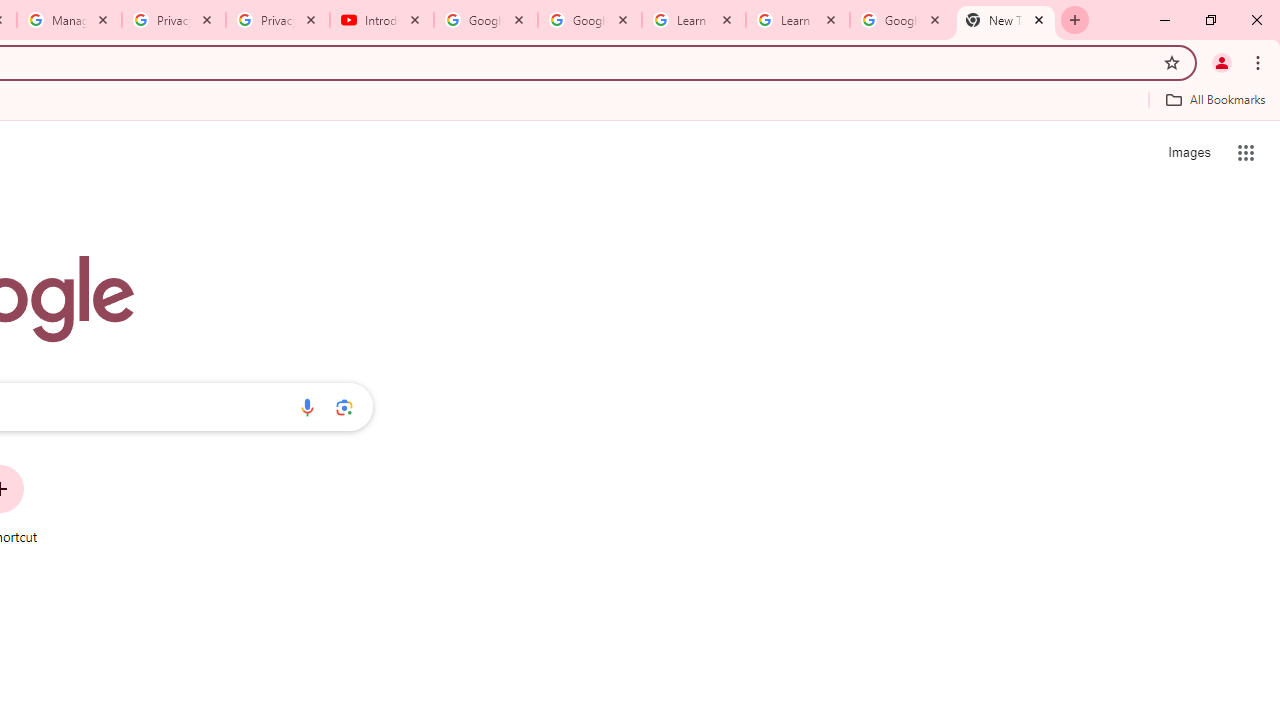 This screenshot has height=720, width=1280. What do you see at coordinates (344, 406) in the screenshot?
I see `'Search by image'` at bounding box center [344, 406].